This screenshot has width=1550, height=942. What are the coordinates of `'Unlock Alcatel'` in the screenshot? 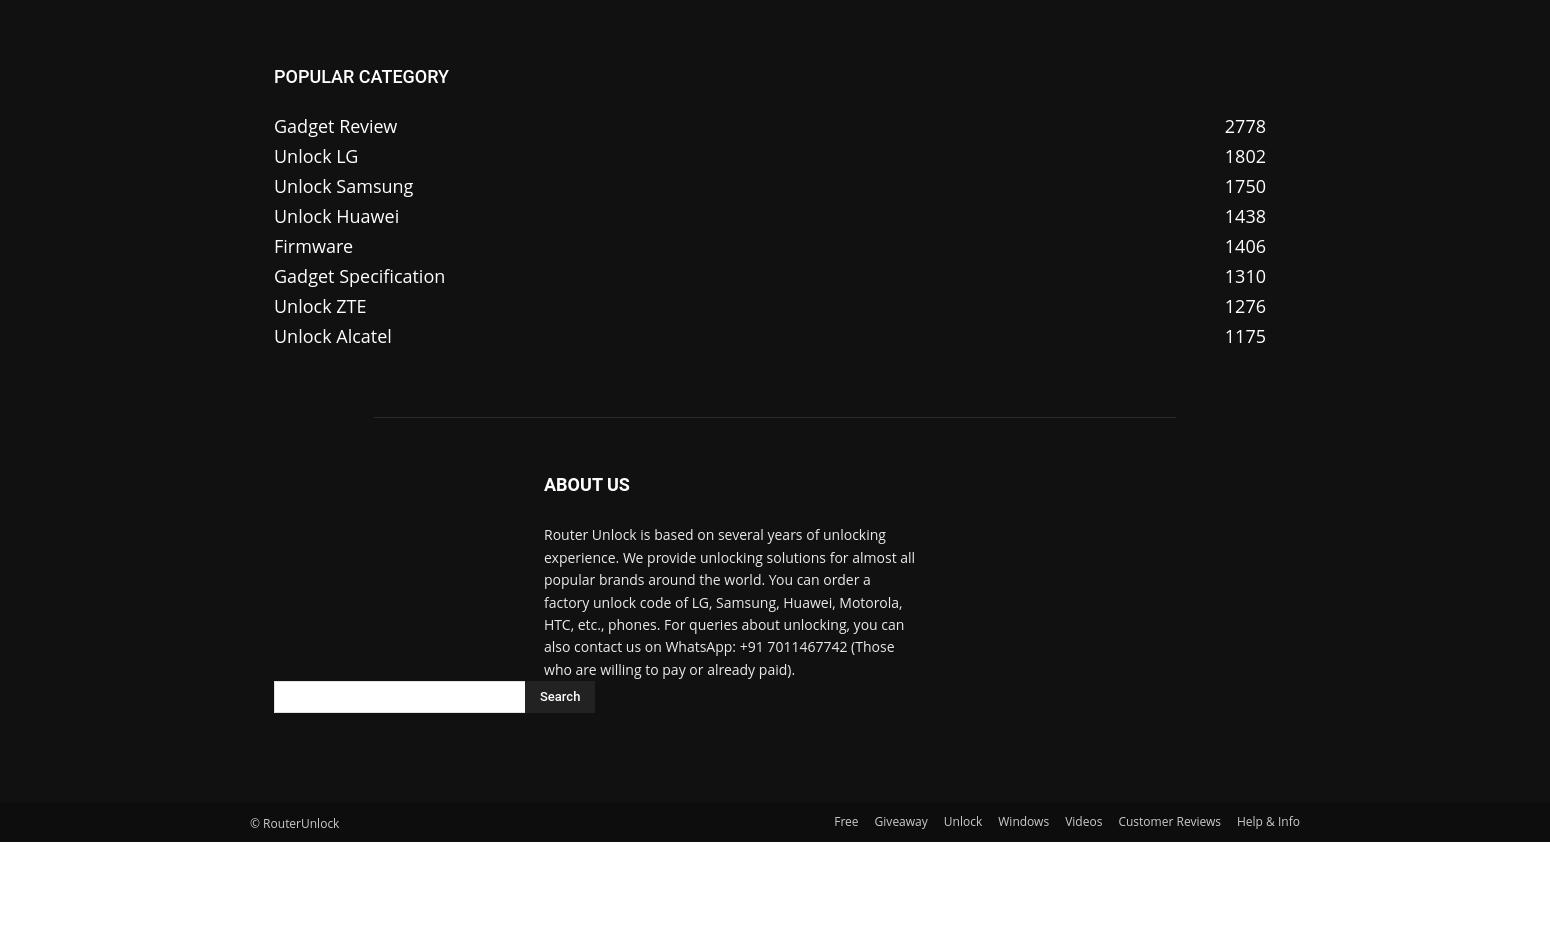 It's located at (331, 335).